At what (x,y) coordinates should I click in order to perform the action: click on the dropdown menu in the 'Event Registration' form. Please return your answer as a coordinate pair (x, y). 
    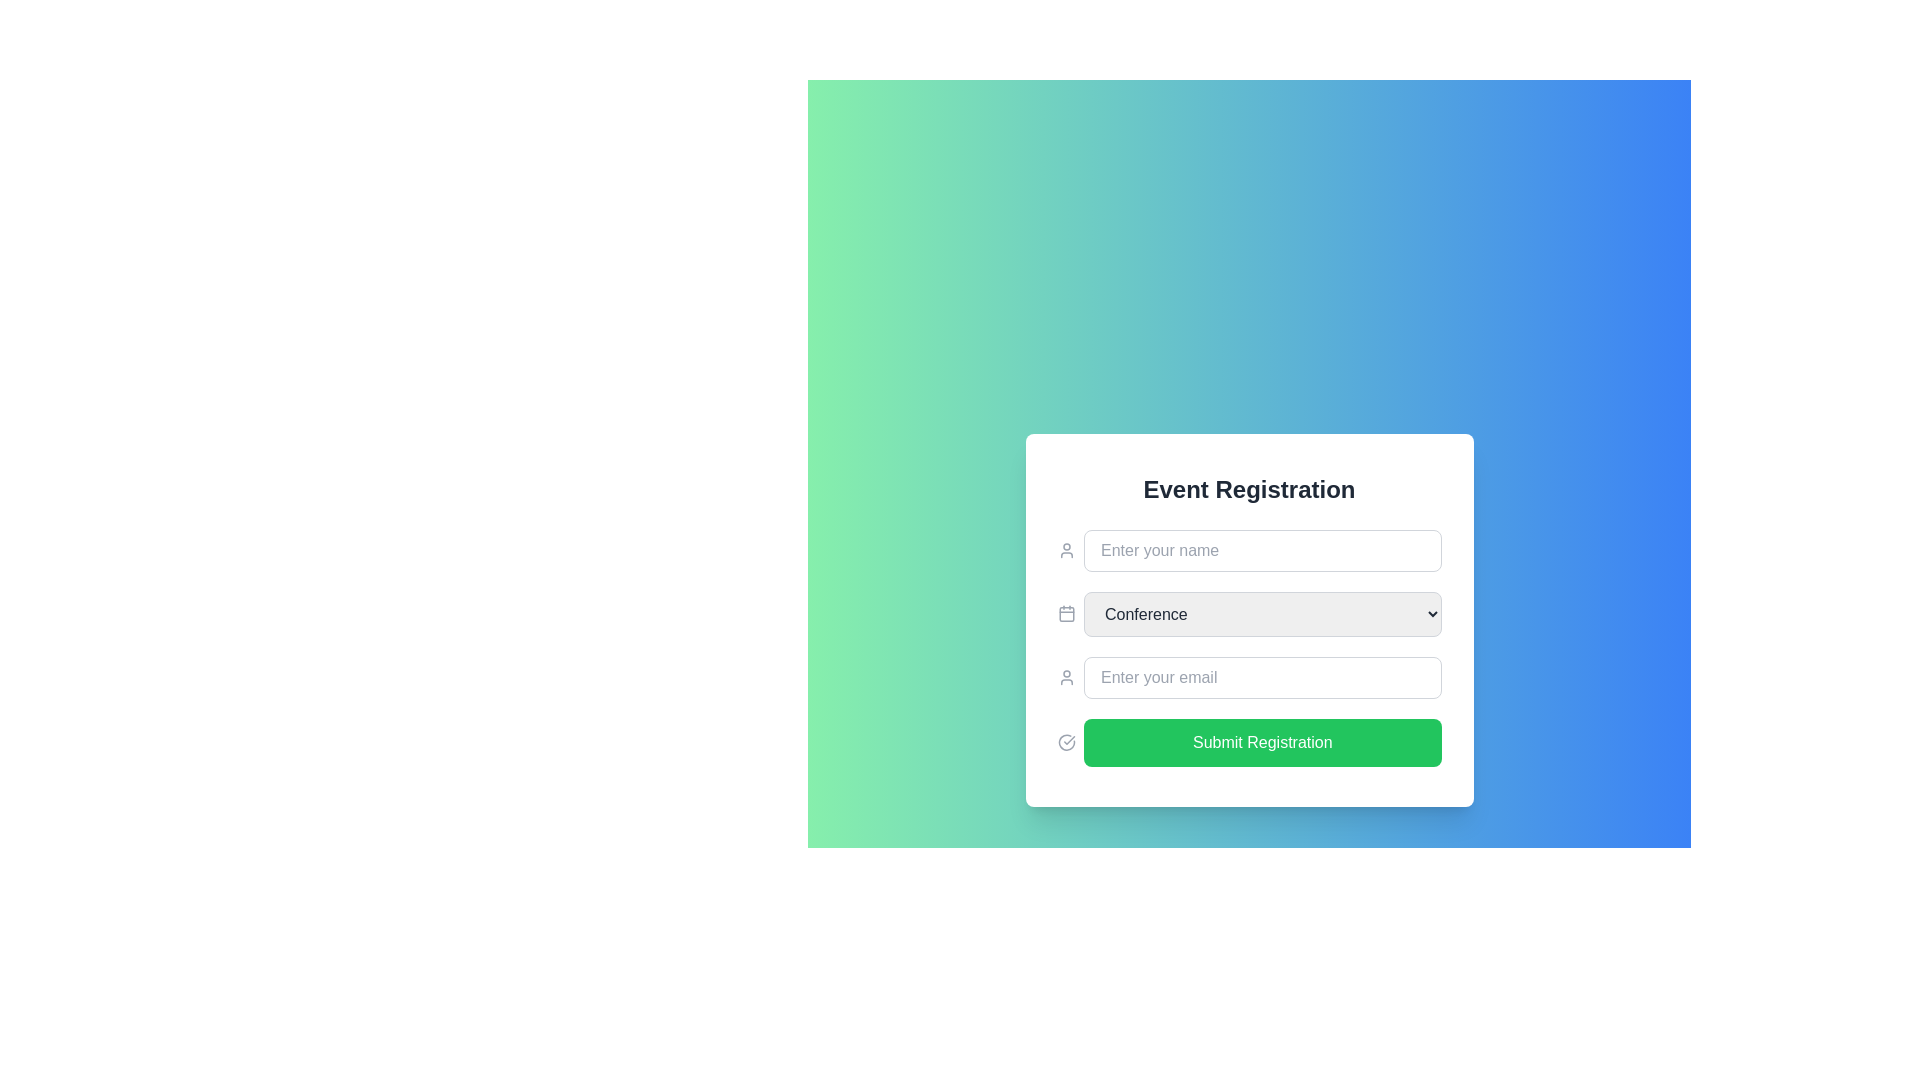
    Looking at the image, I should click on (1248, 612).